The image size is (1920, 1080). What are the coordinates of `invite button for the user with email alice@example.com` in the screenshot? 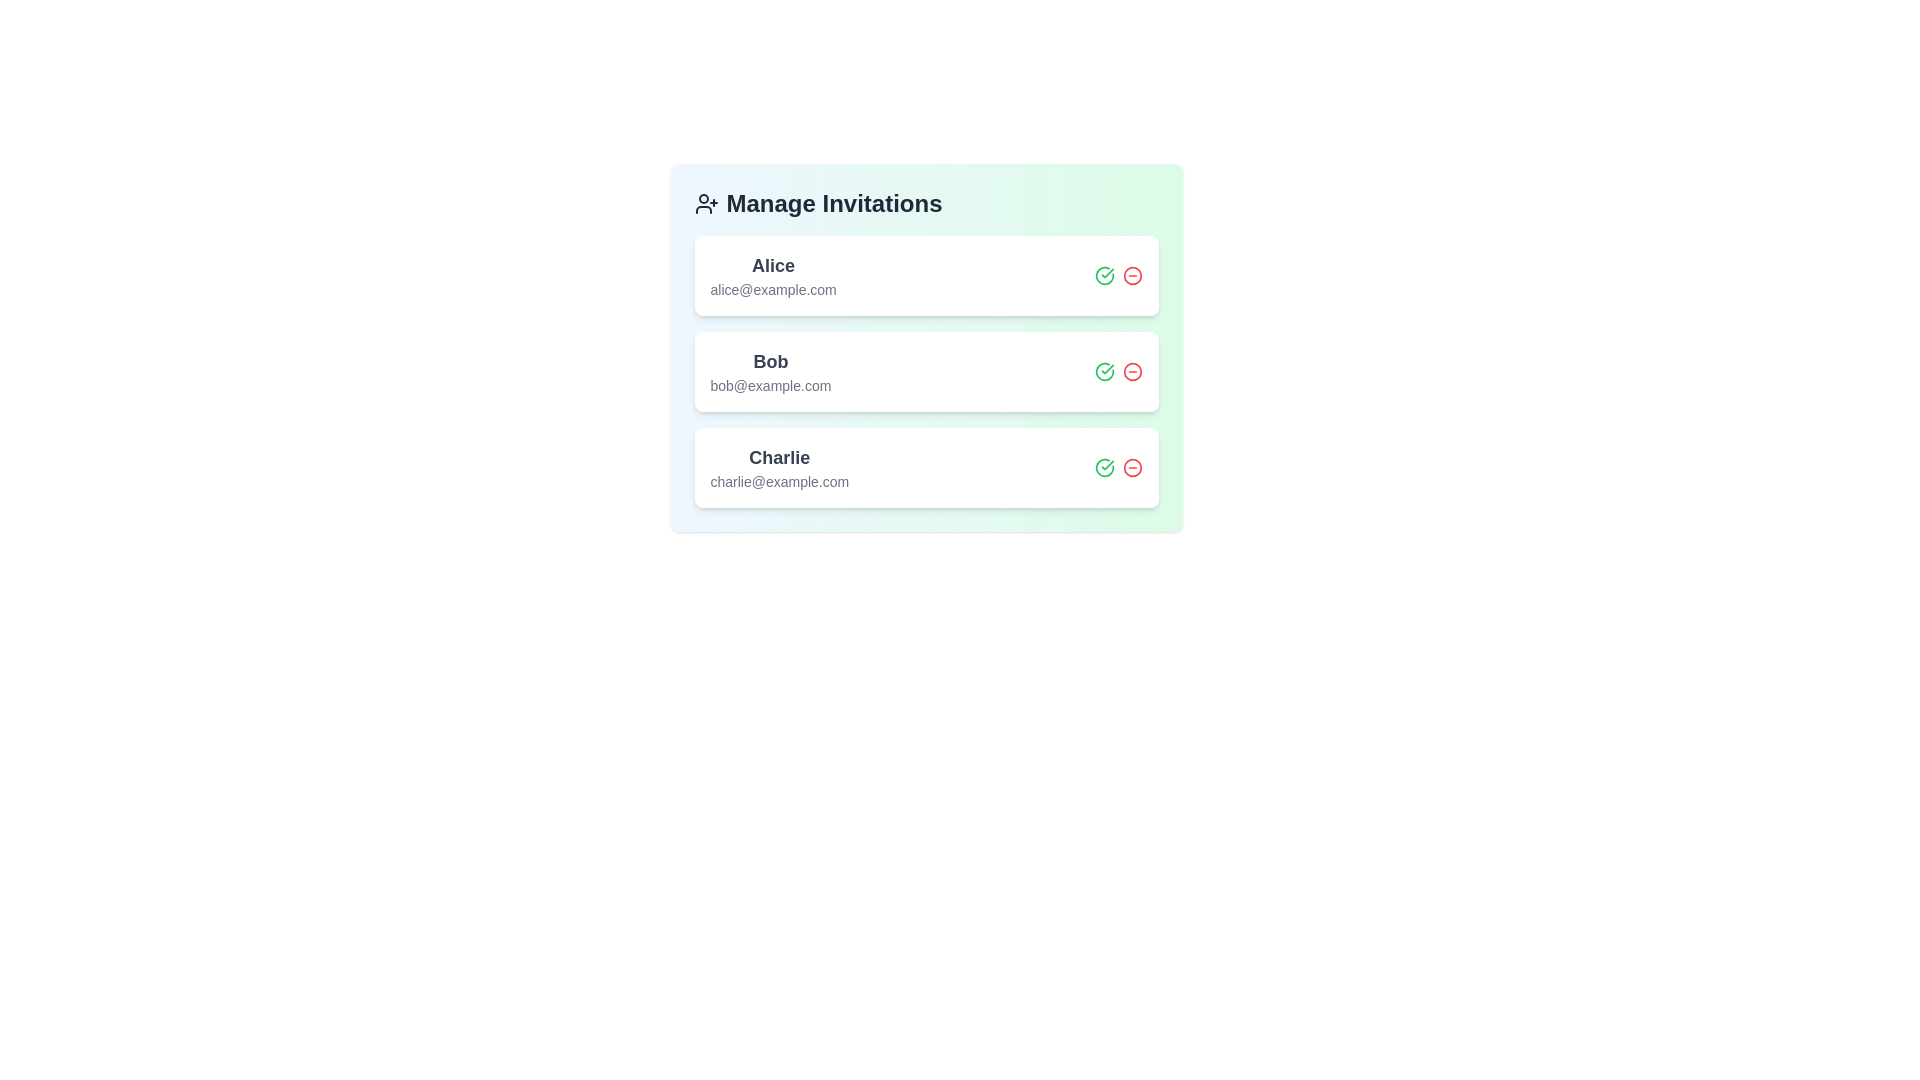 It's located at (1103, 276).